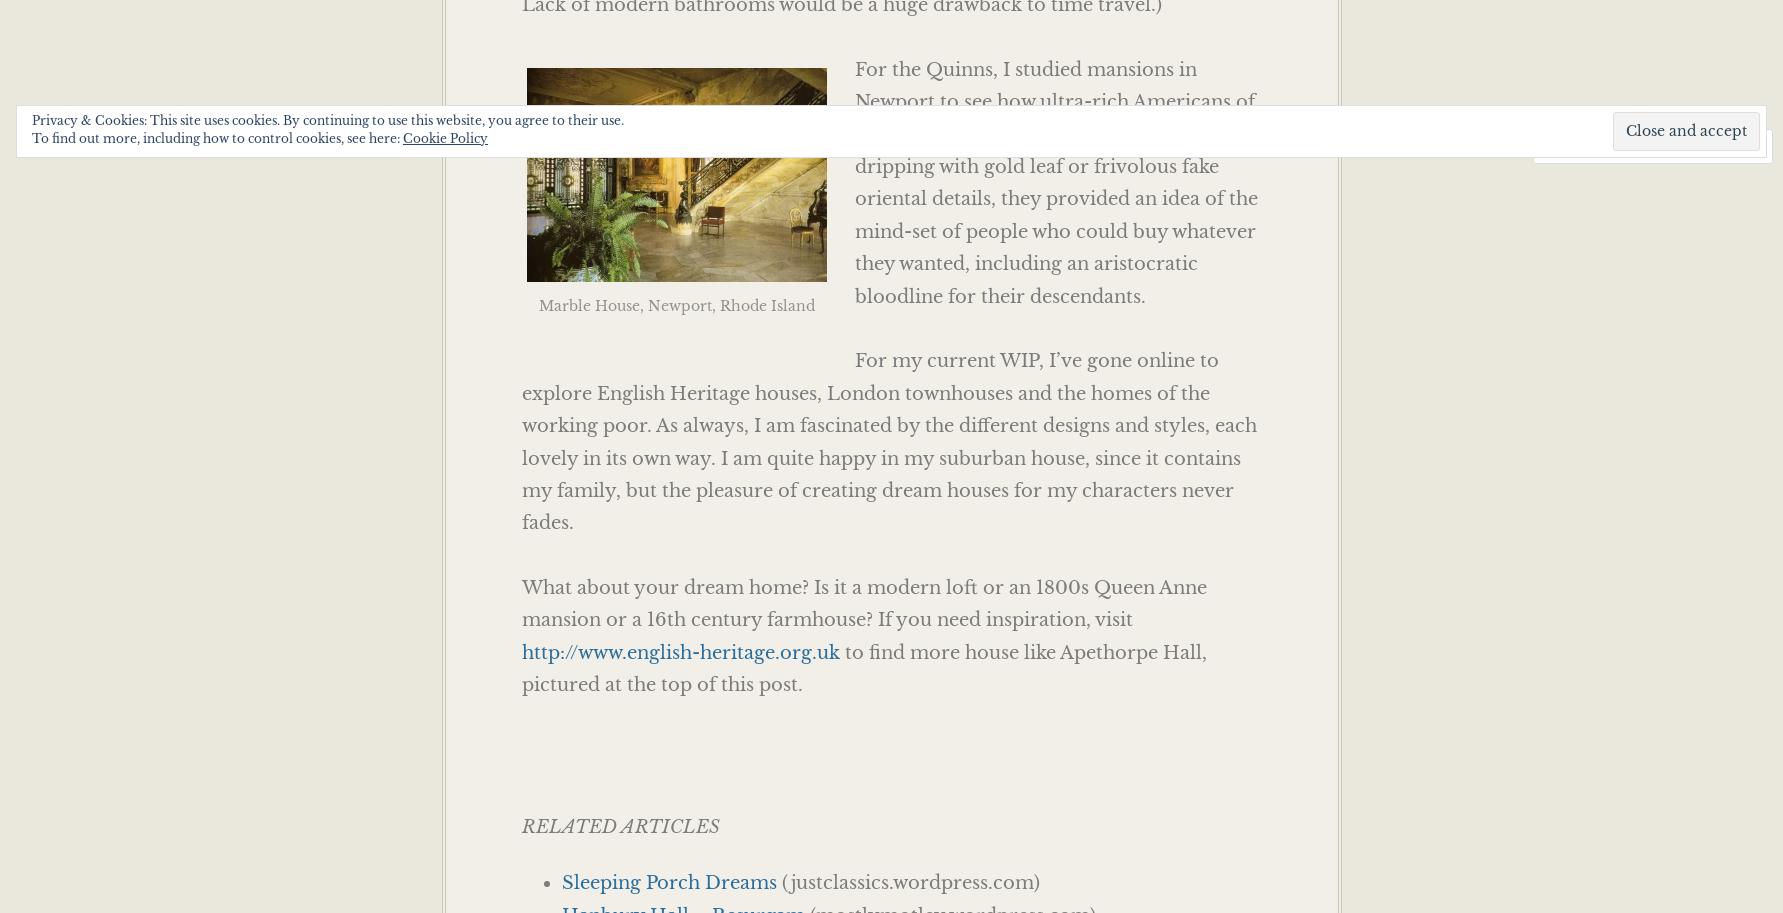  I want to click on 'For the Quinns, I studied mansions in Newport to see how ultra-rich Americans of an earlier era spent their money. Opulent, dripping with gold leaf or frivolous fake oriental details, they provided an idea of the mind-set of people who could buy whatever they wanted, including an aristocratic bloodline for their descendants.', so click(1055, 182).